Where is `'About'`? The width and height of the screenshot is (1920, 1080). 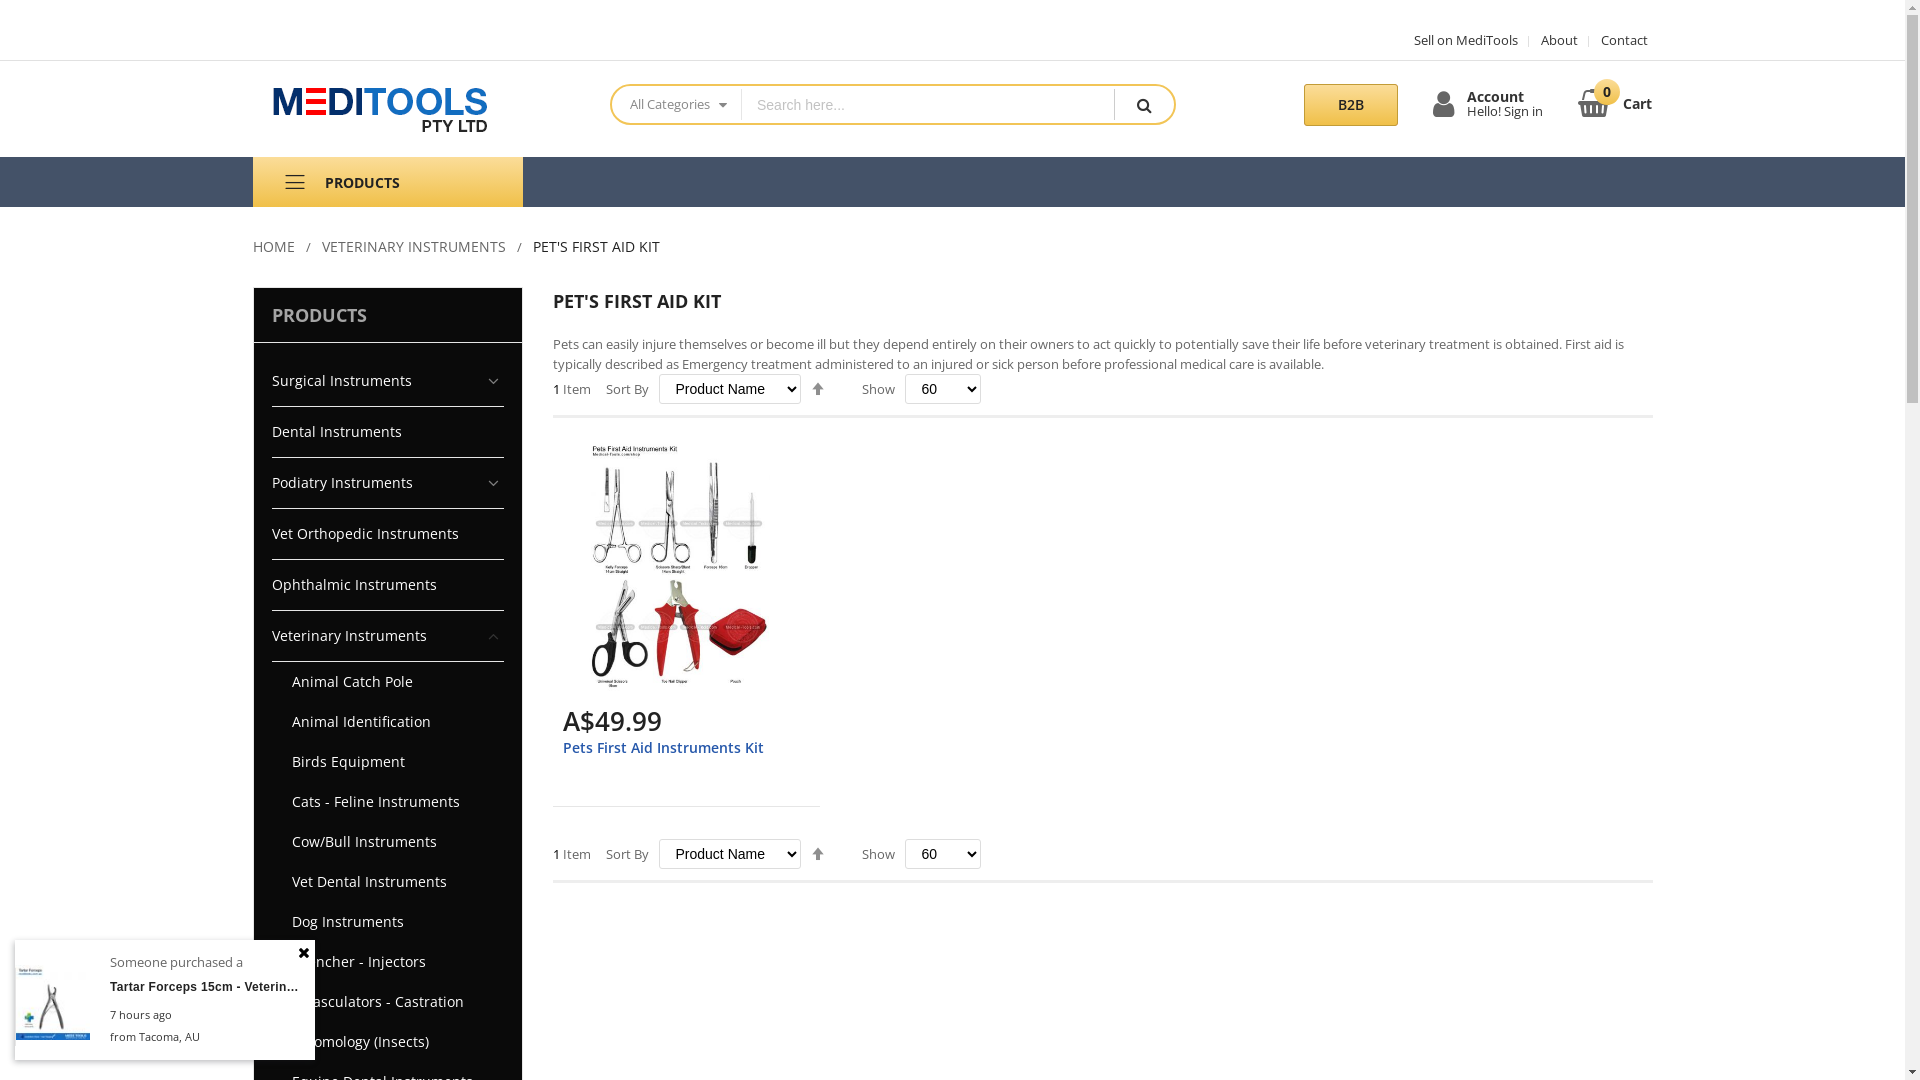
'About' is located at coordinates (1550, 39).